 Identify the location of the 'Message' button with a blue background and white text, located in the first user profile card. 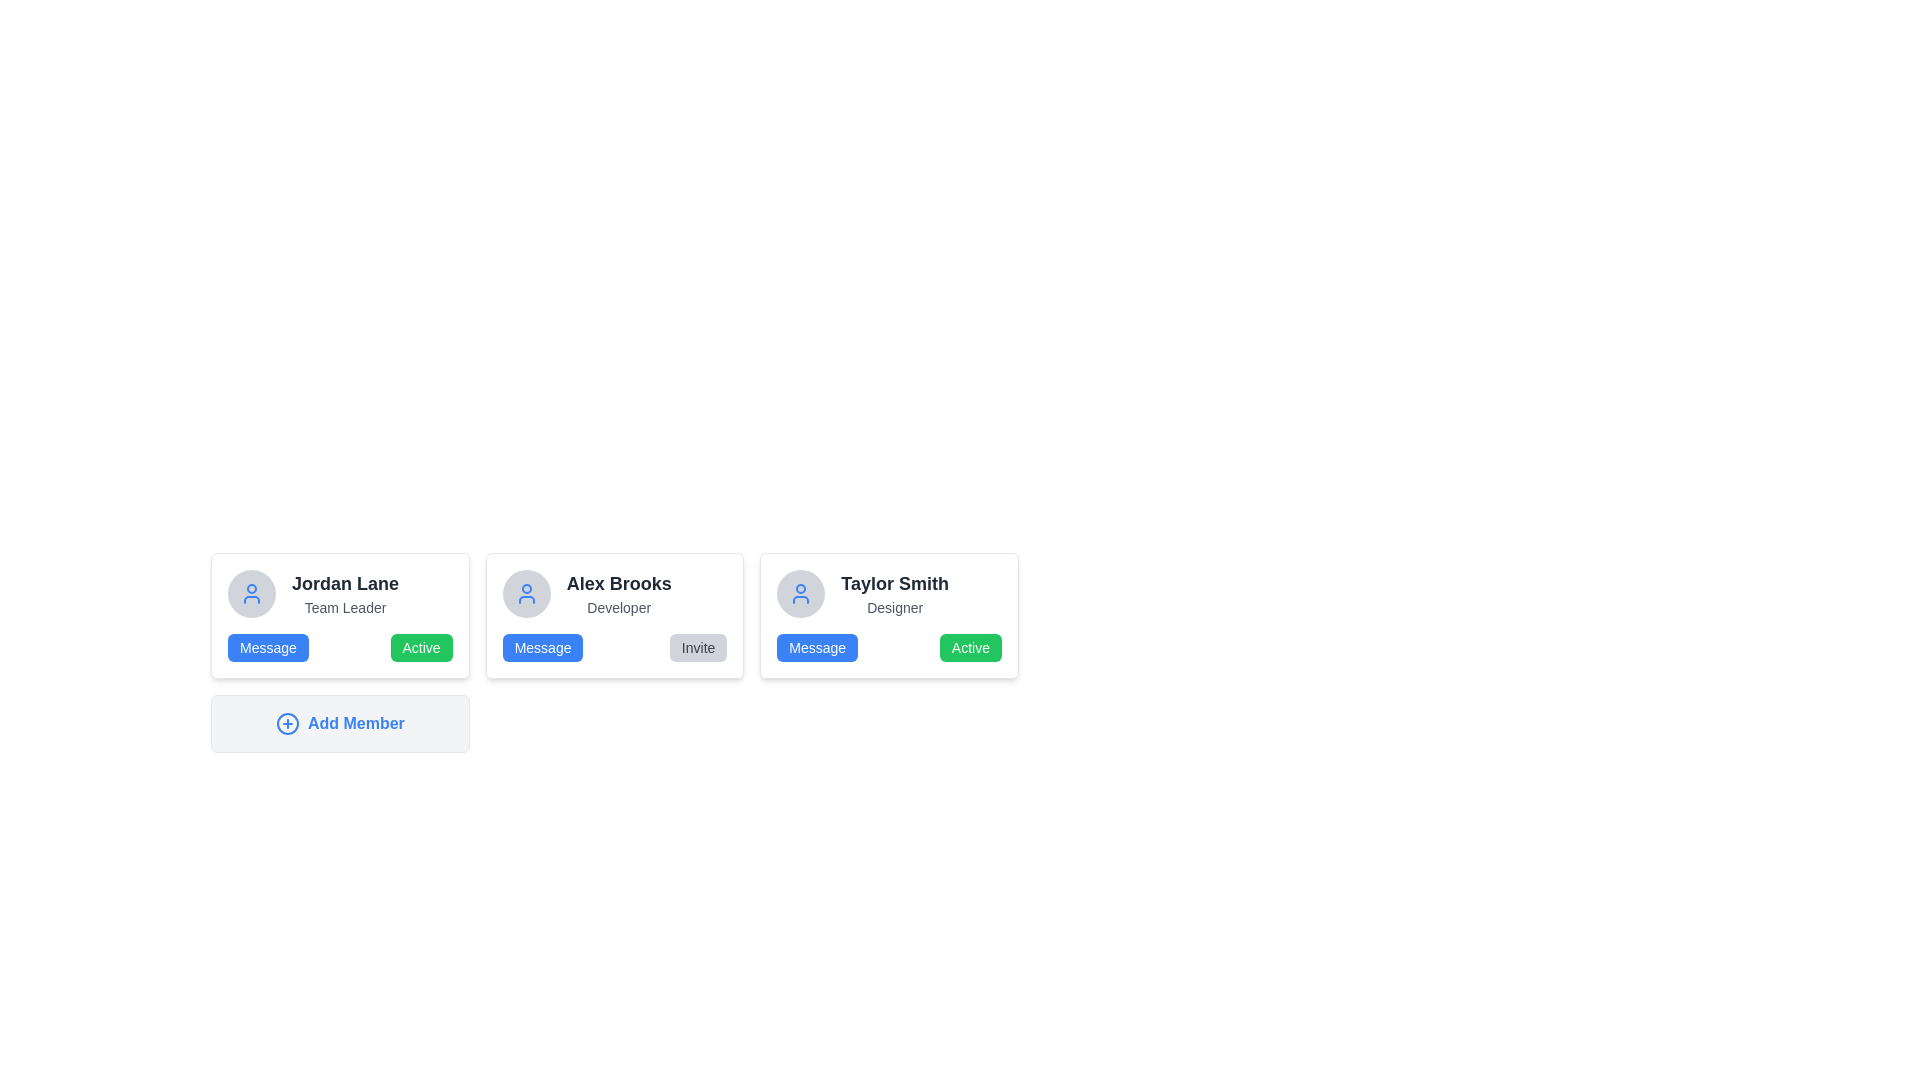
(267, 648).